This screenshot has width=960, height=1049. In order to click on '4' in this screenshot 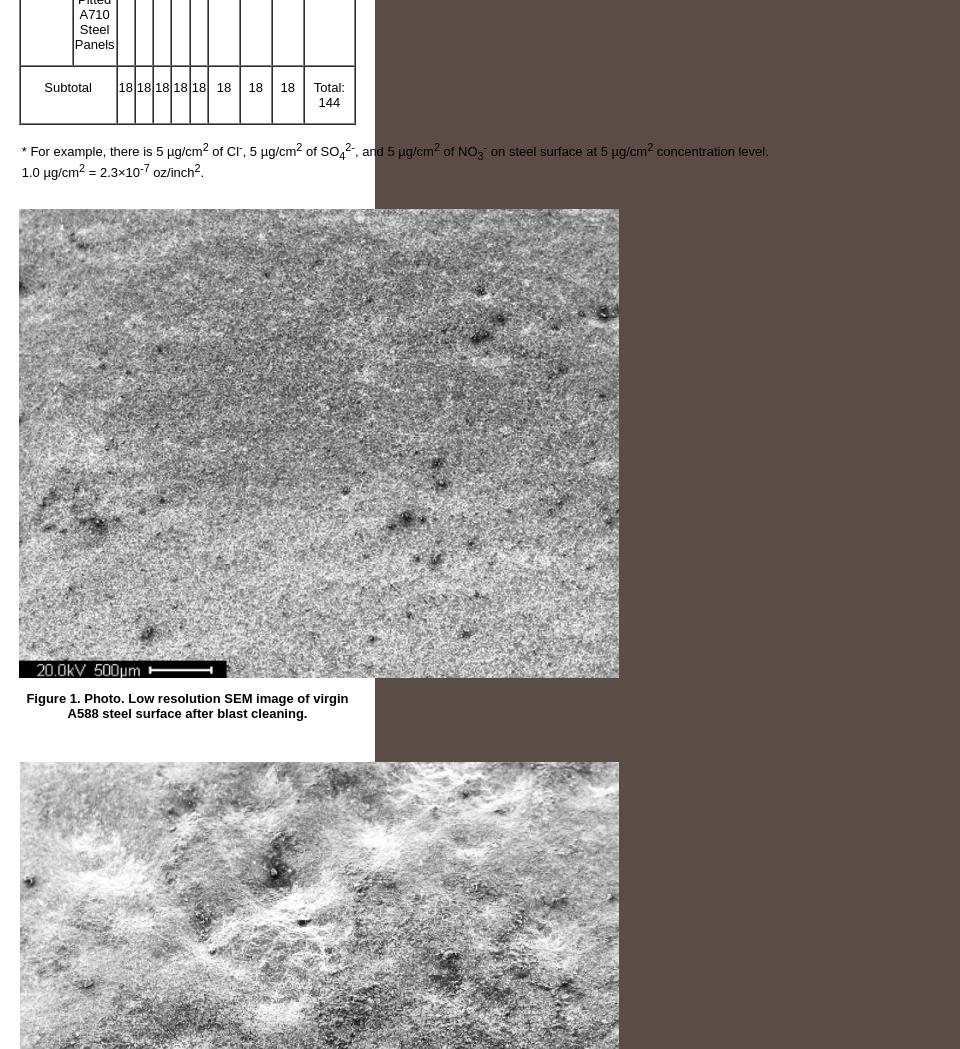, I will do `click(342, 155)`.